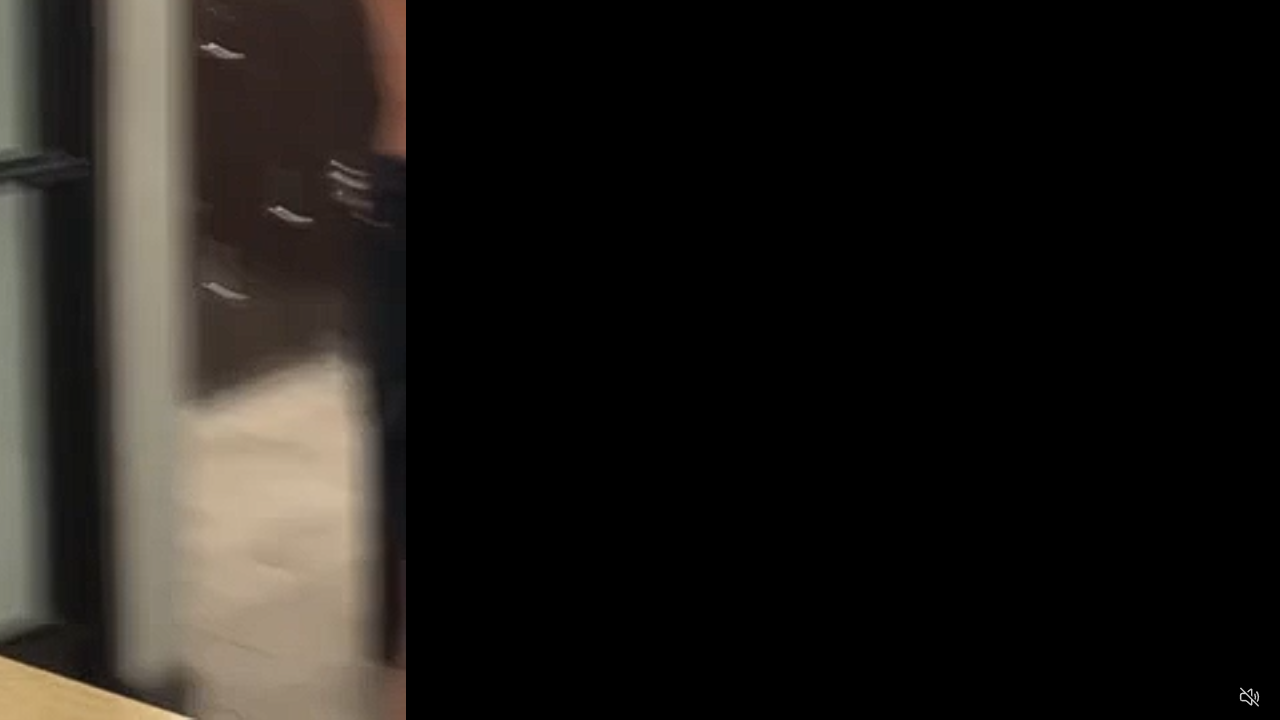 The image size is (1280, 720). I want to click on 'Non-Fullscreen', so click(1210, 696).